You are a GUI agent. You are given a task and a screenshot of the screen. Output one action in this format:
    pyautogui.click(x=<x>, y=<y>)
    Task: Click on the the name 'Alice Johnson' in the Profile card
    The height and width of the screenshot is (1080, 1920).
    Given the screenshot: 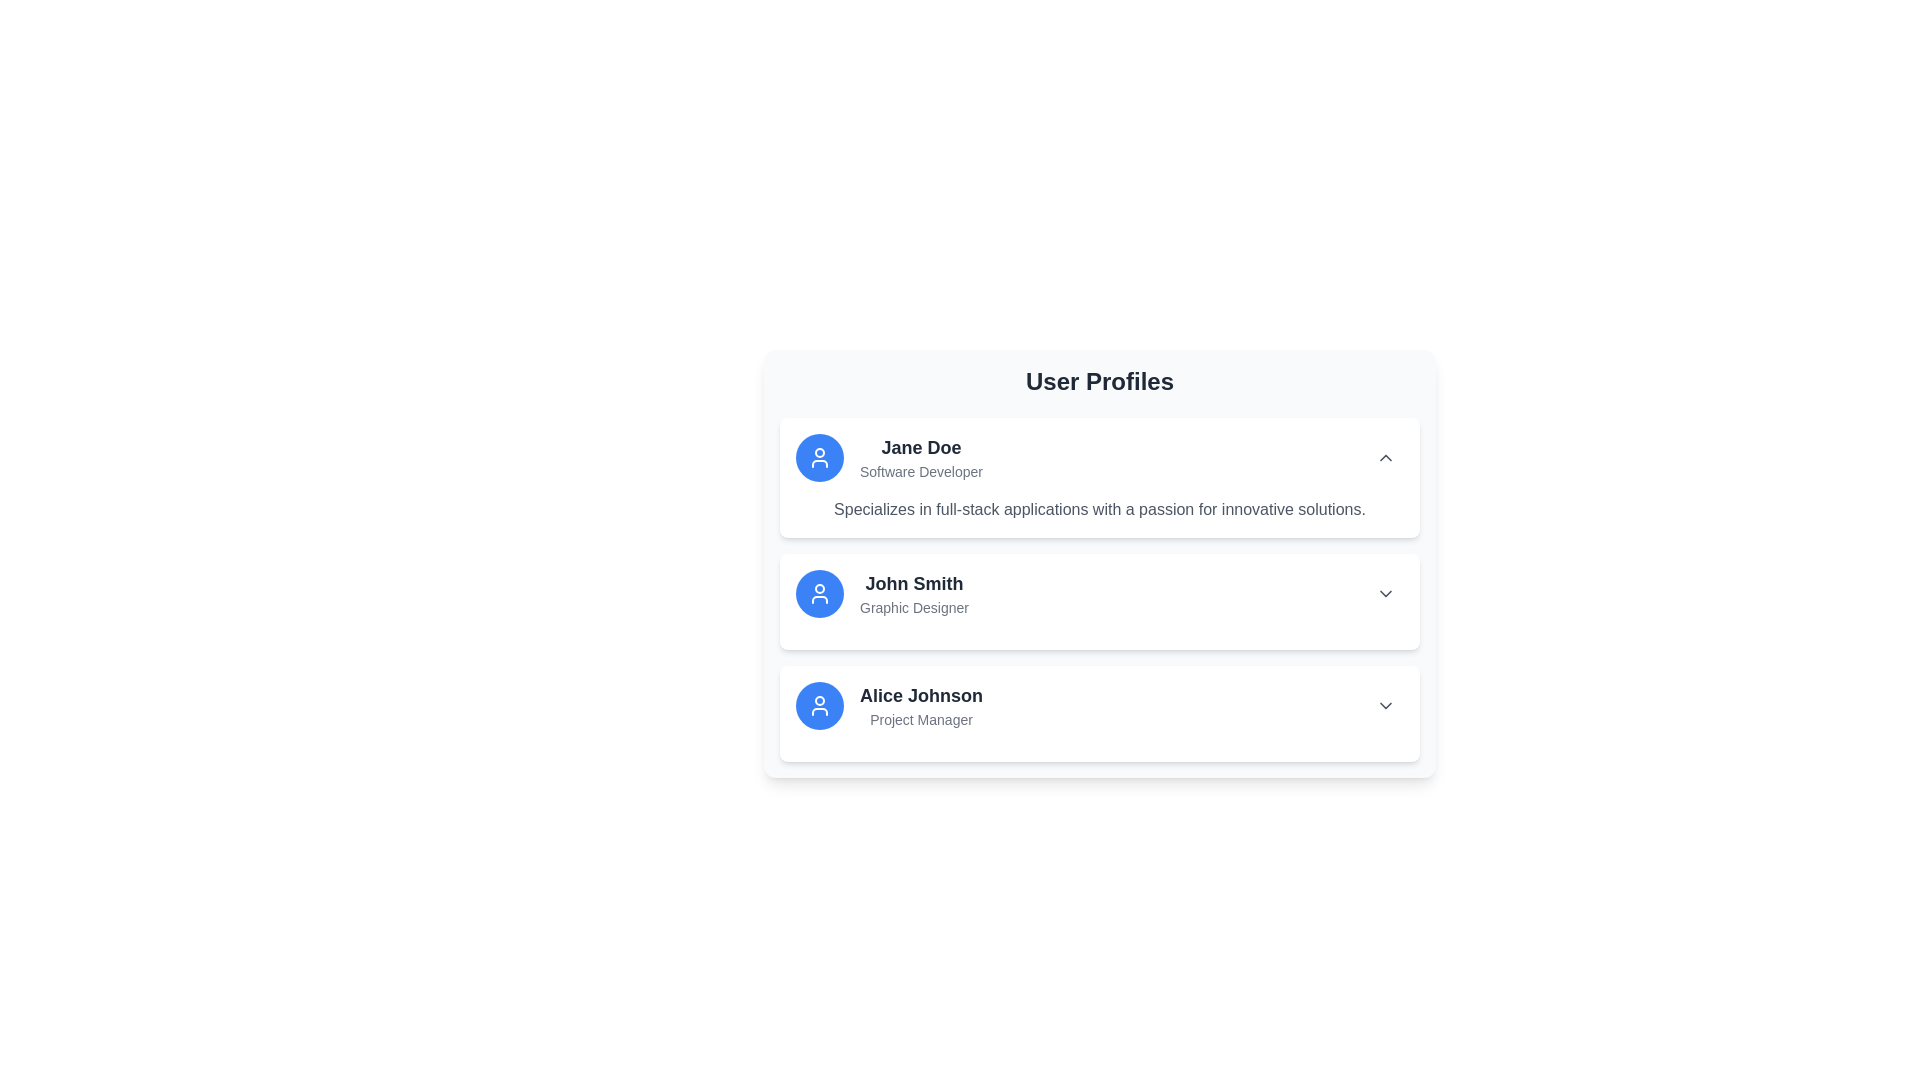 What is the action you would take?
    pyautogui.click(x=1098, y=704)
    